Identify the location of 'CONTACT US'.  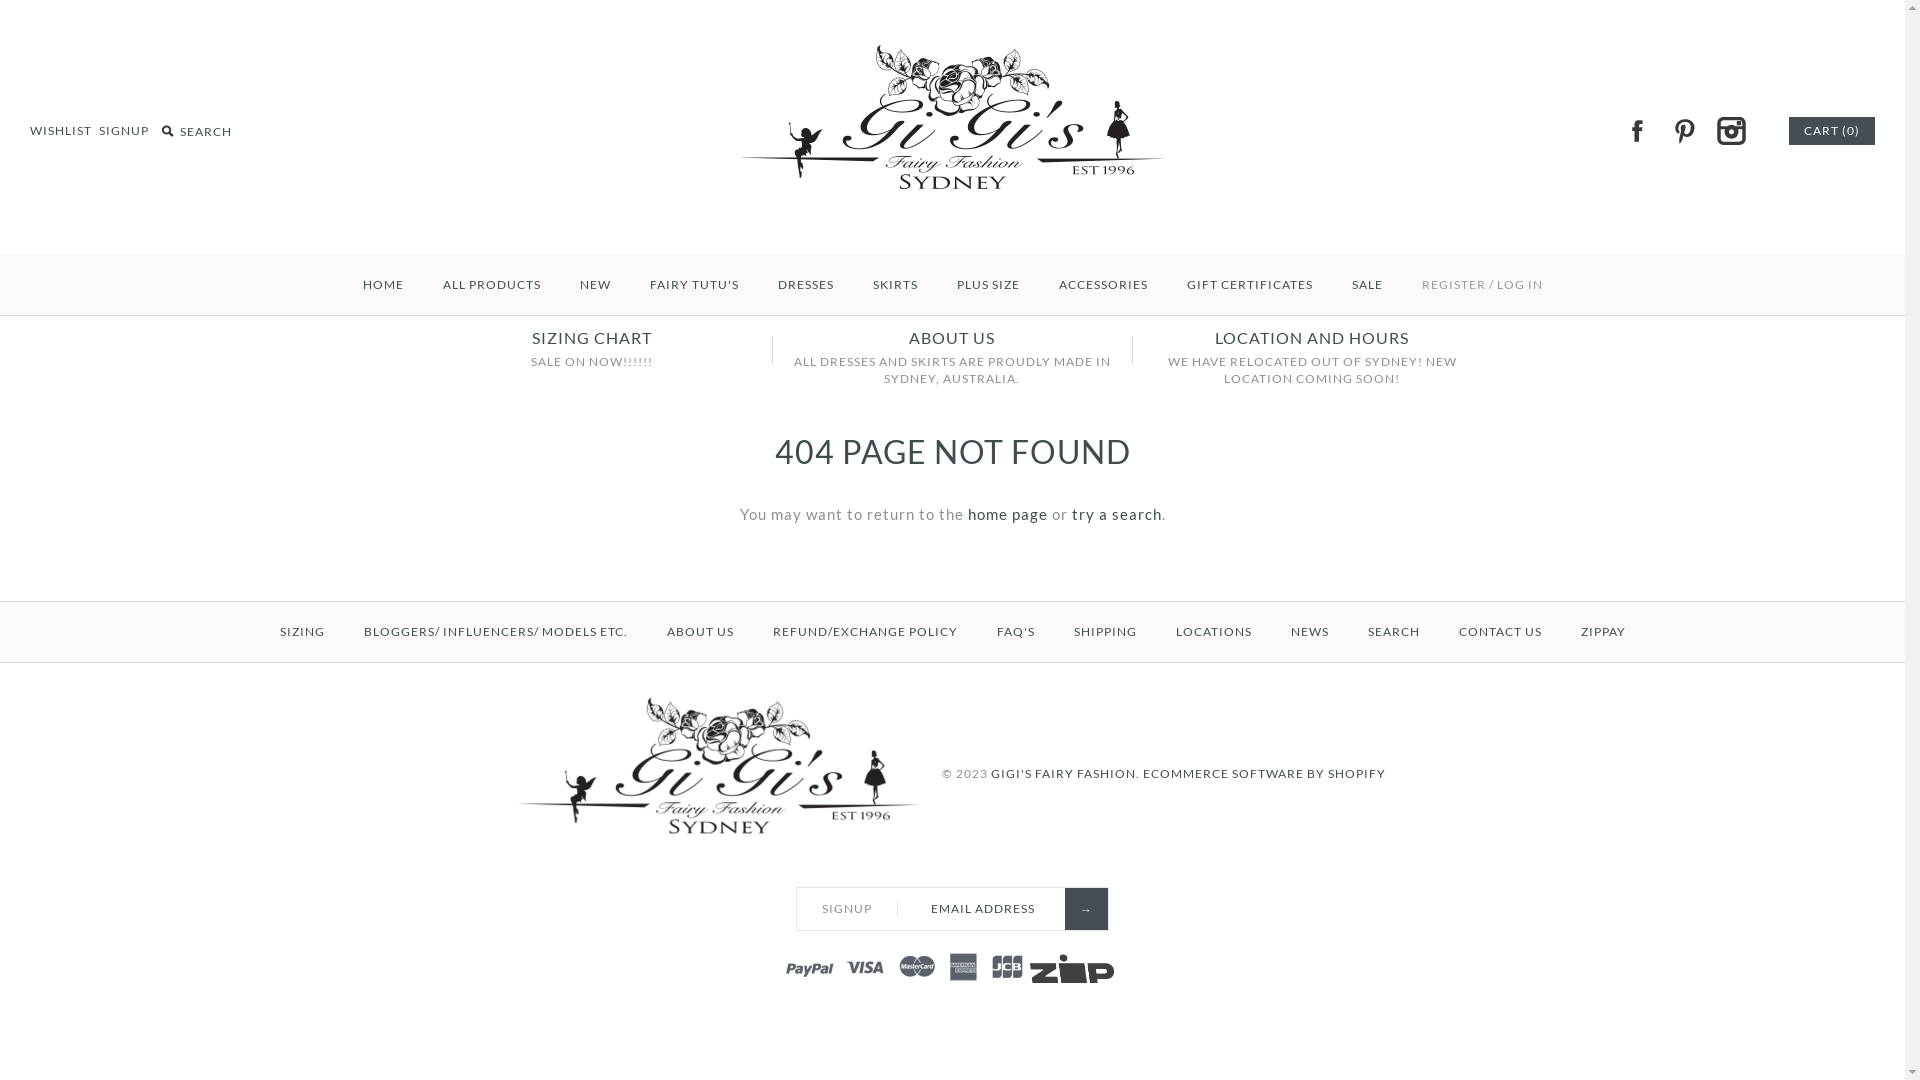
(1440, 632).